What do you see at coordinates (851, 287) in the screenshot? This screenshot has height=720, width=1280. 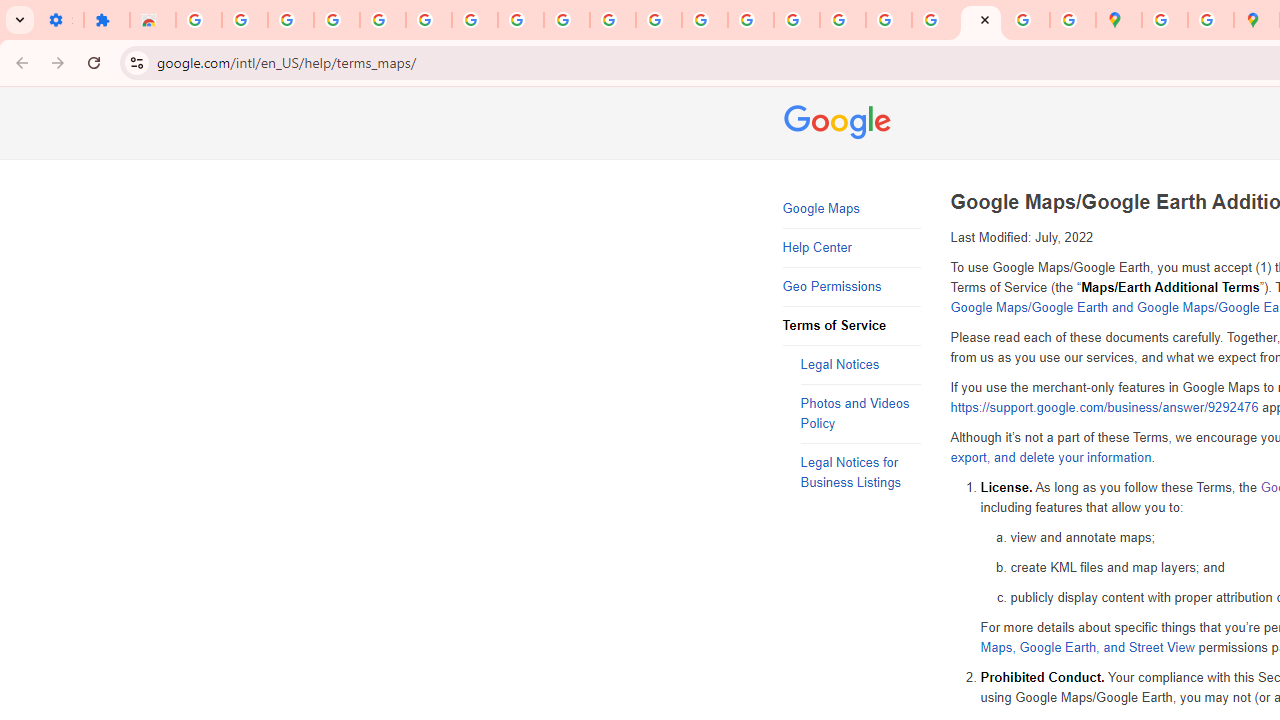 I see `'Geo Permissions'` at bounding box center [851, 287].